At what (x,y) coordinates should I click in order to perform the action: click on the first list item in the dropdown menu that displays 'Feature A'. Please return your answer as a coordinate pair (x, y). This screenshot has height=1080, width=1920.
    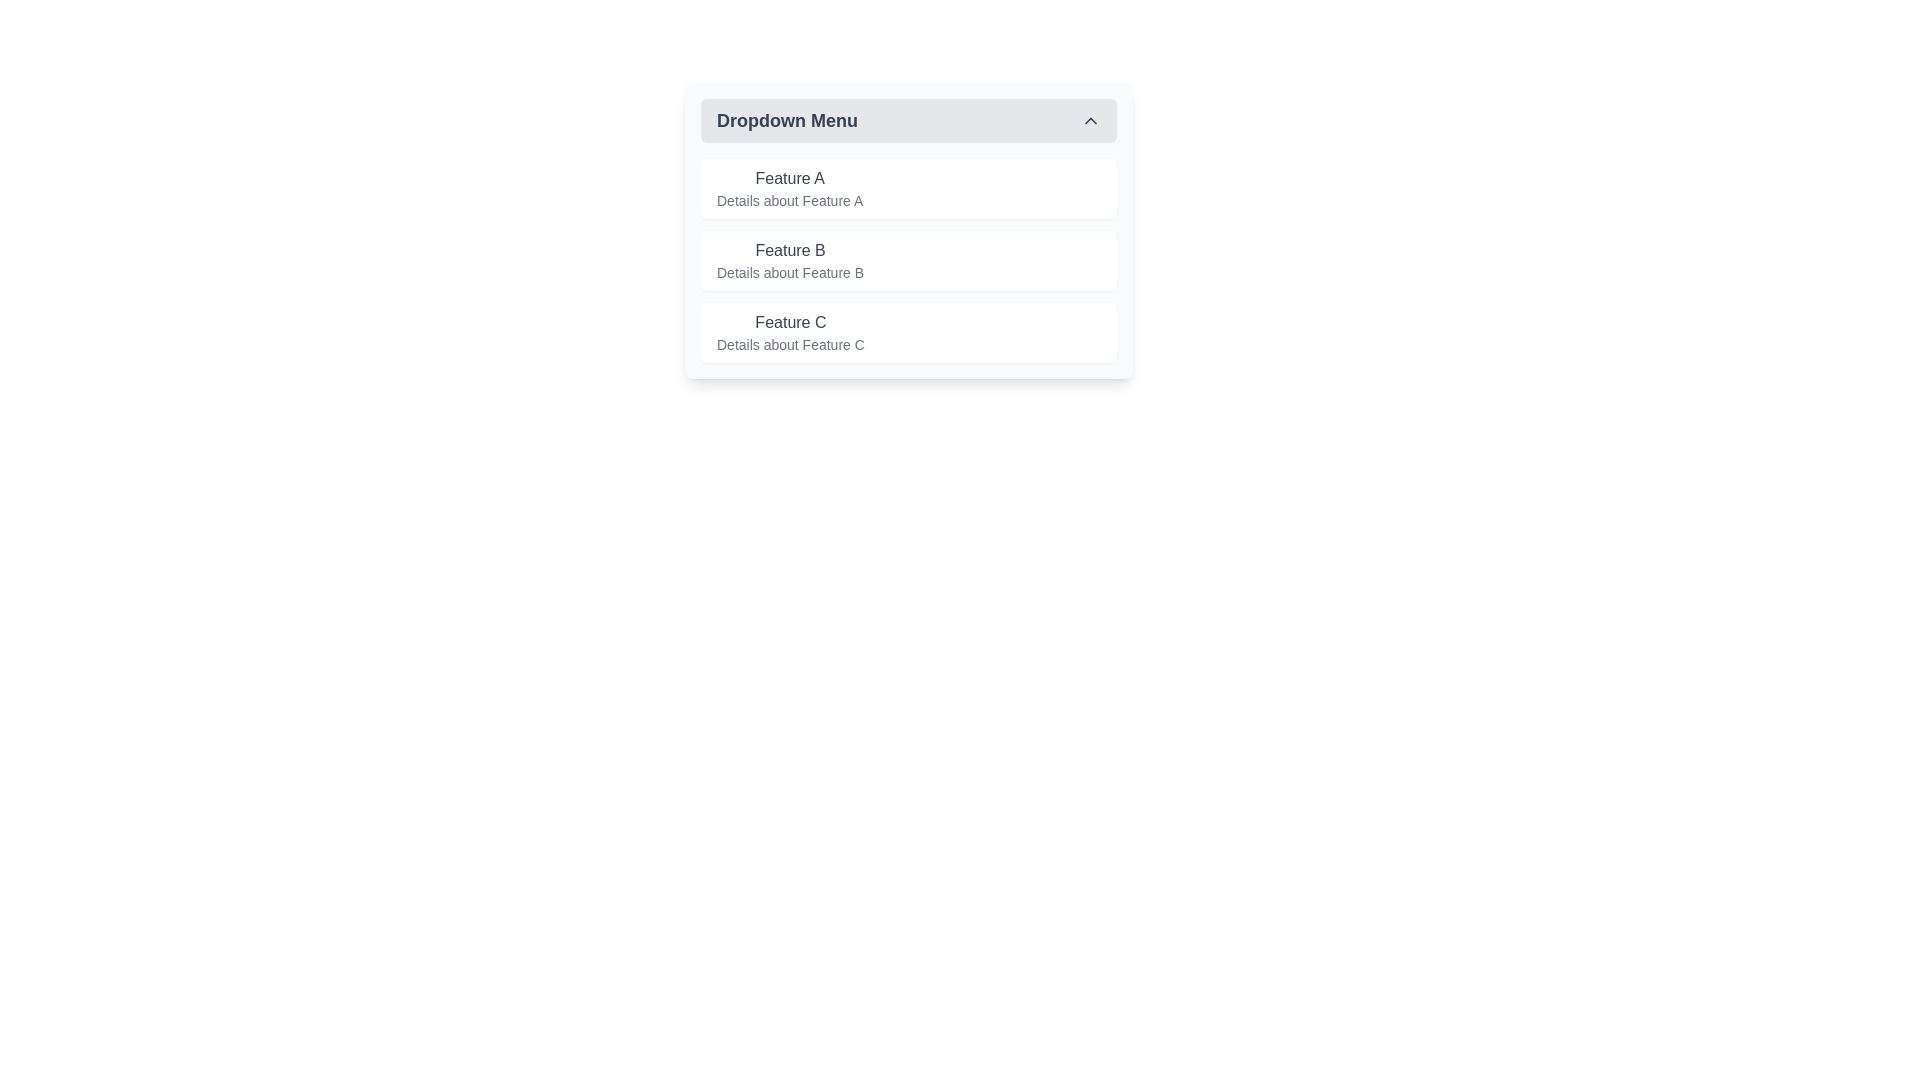
    Looking at the image, I should click on (907, 189).